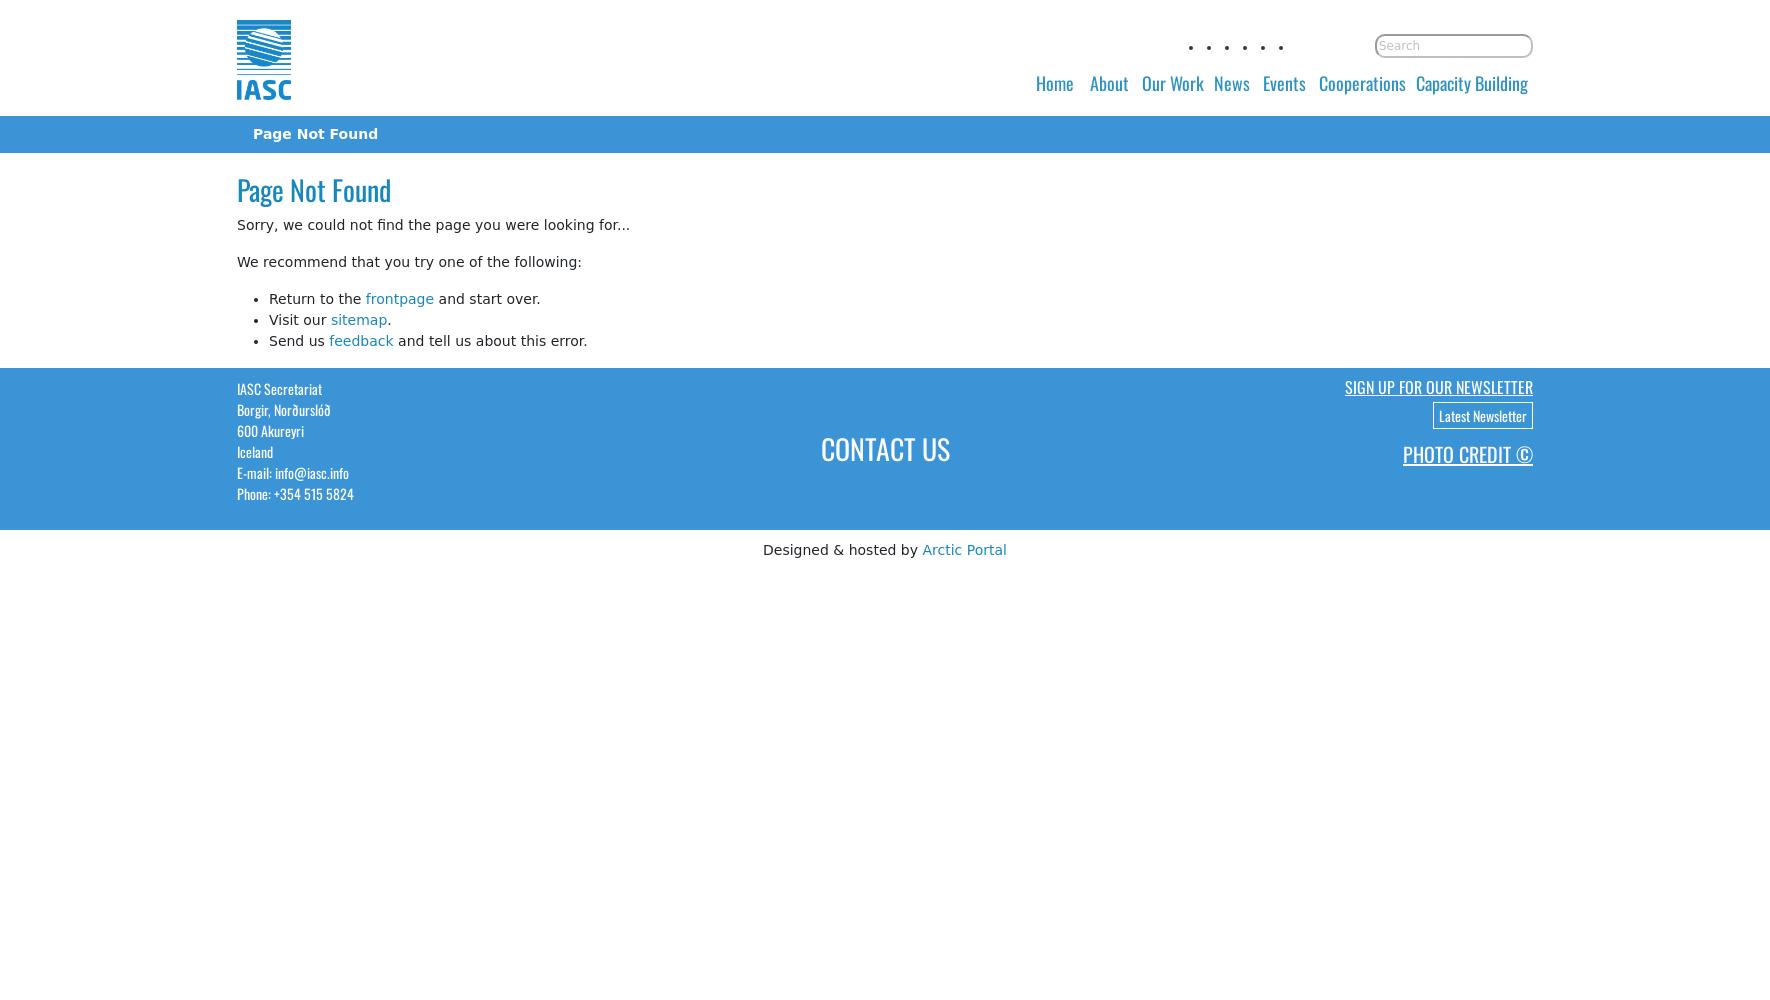  What do you see at coordinates (1439, 414) in the screenshot?
I see `'Latest Newsletter'` at bounding box center [1439, 414].